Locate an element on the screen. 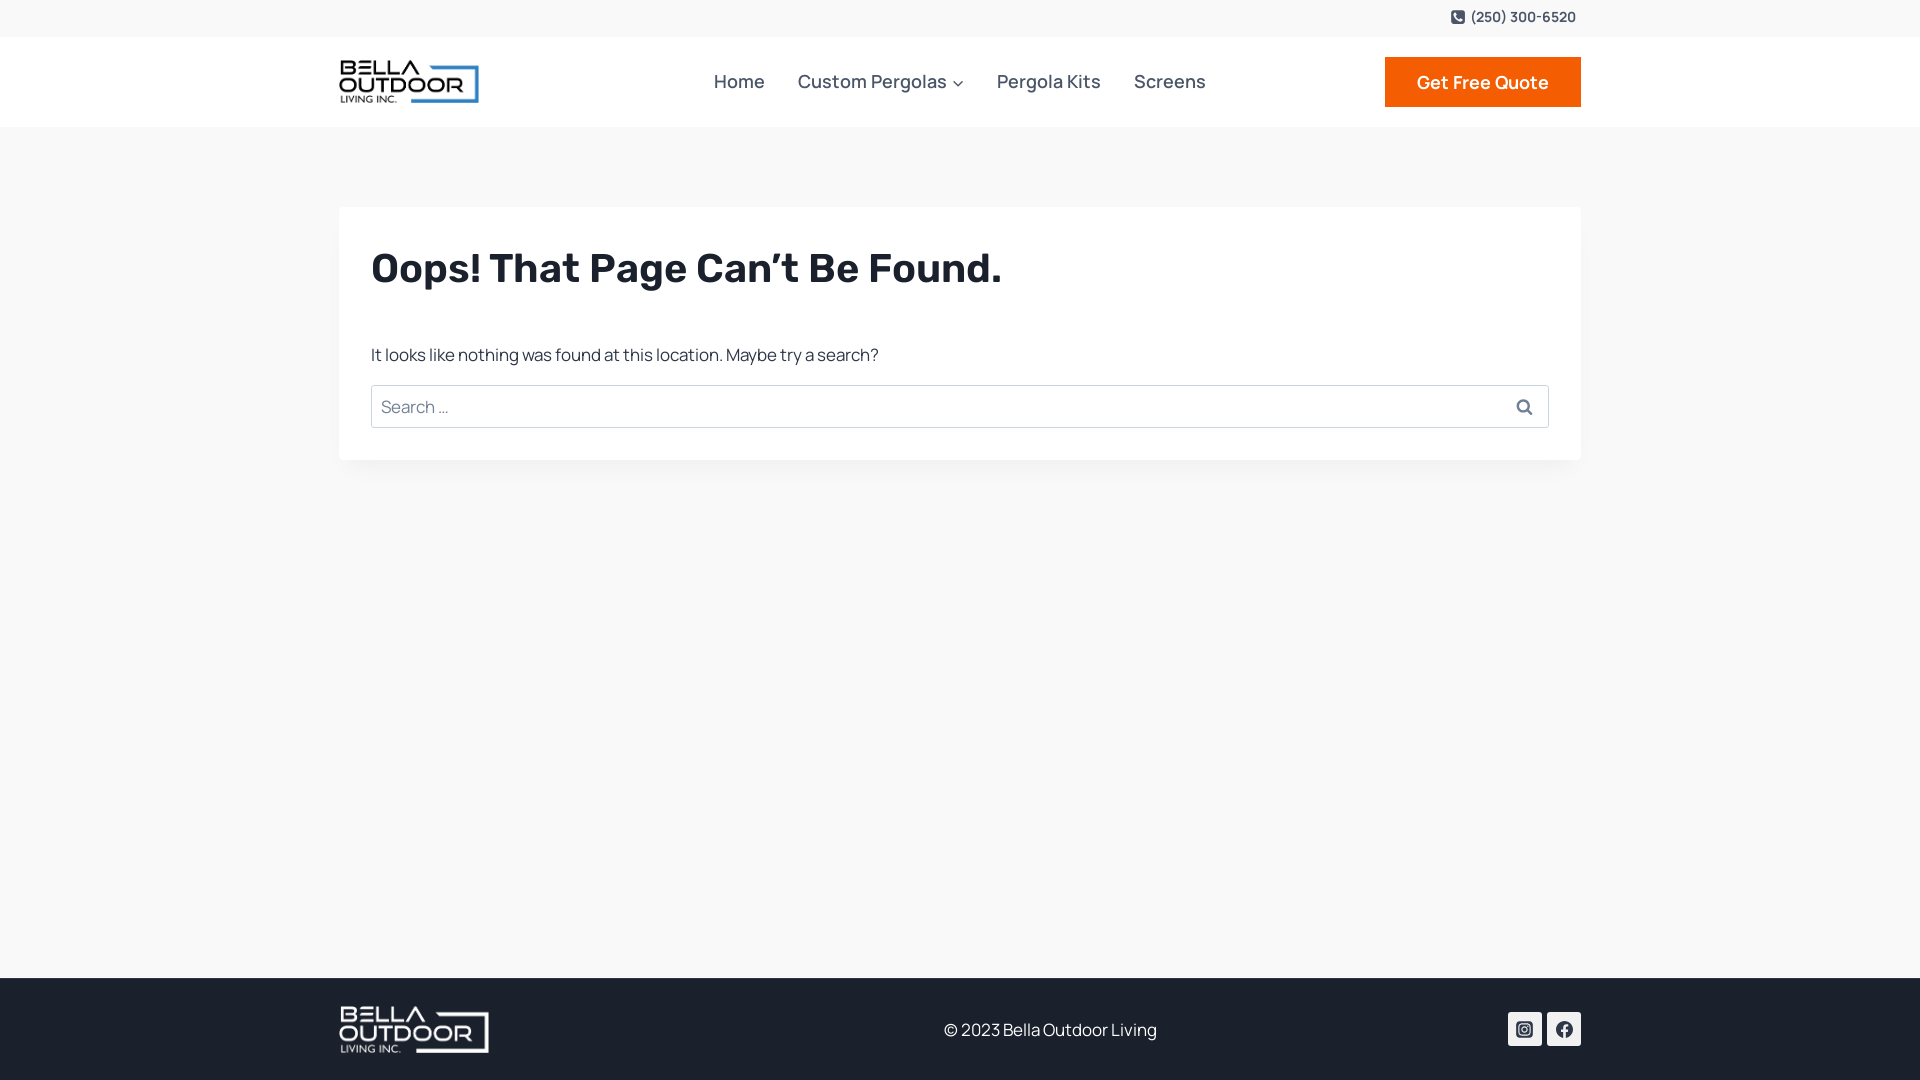 Image resolution: width=1920 pixels, height=1080 pixels. 'Get Free Quote' is located at coordinates (1483, 80).